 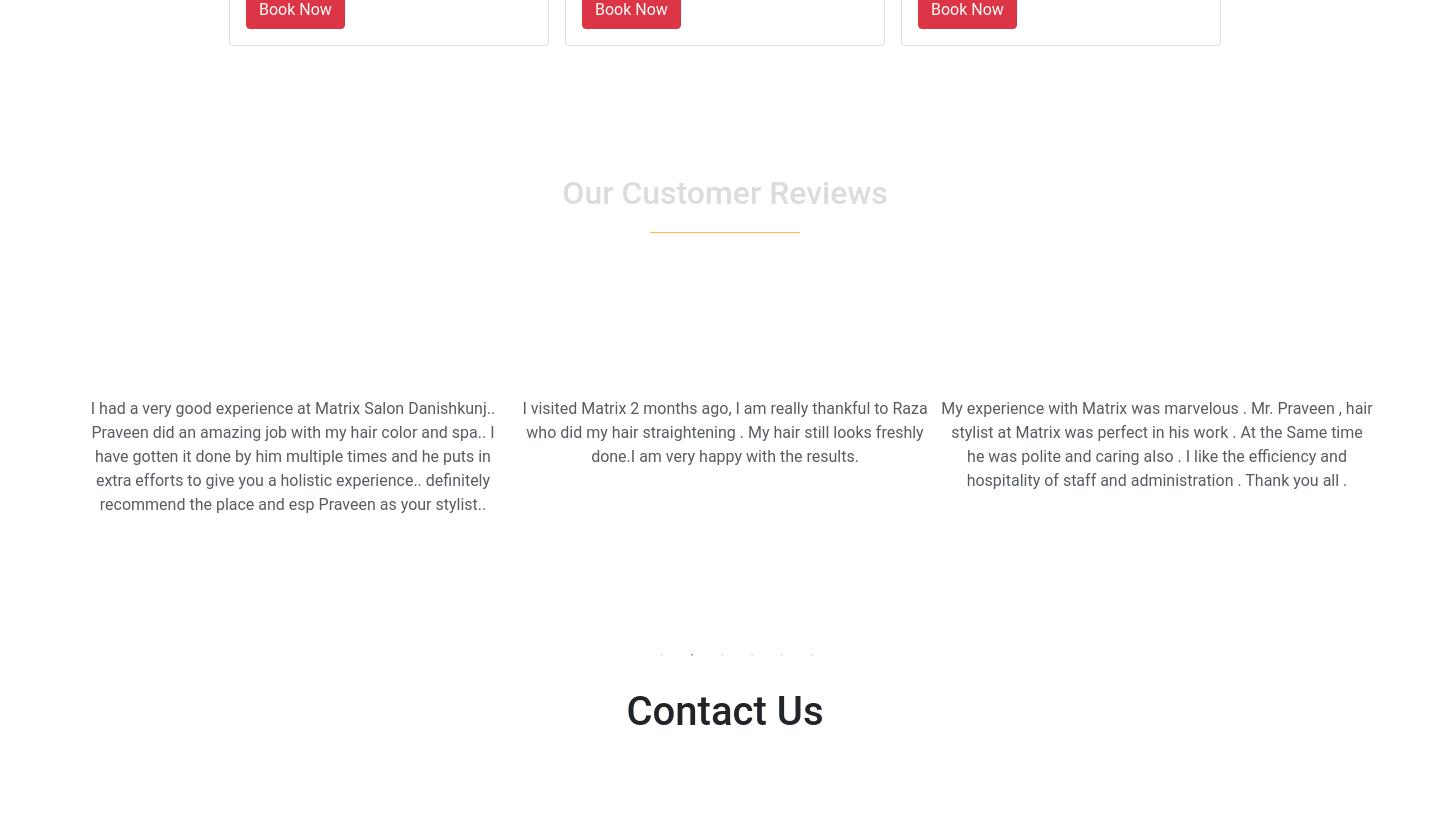 I want to click on 'Navalpreet Singh', so click(x=1094, y=15).